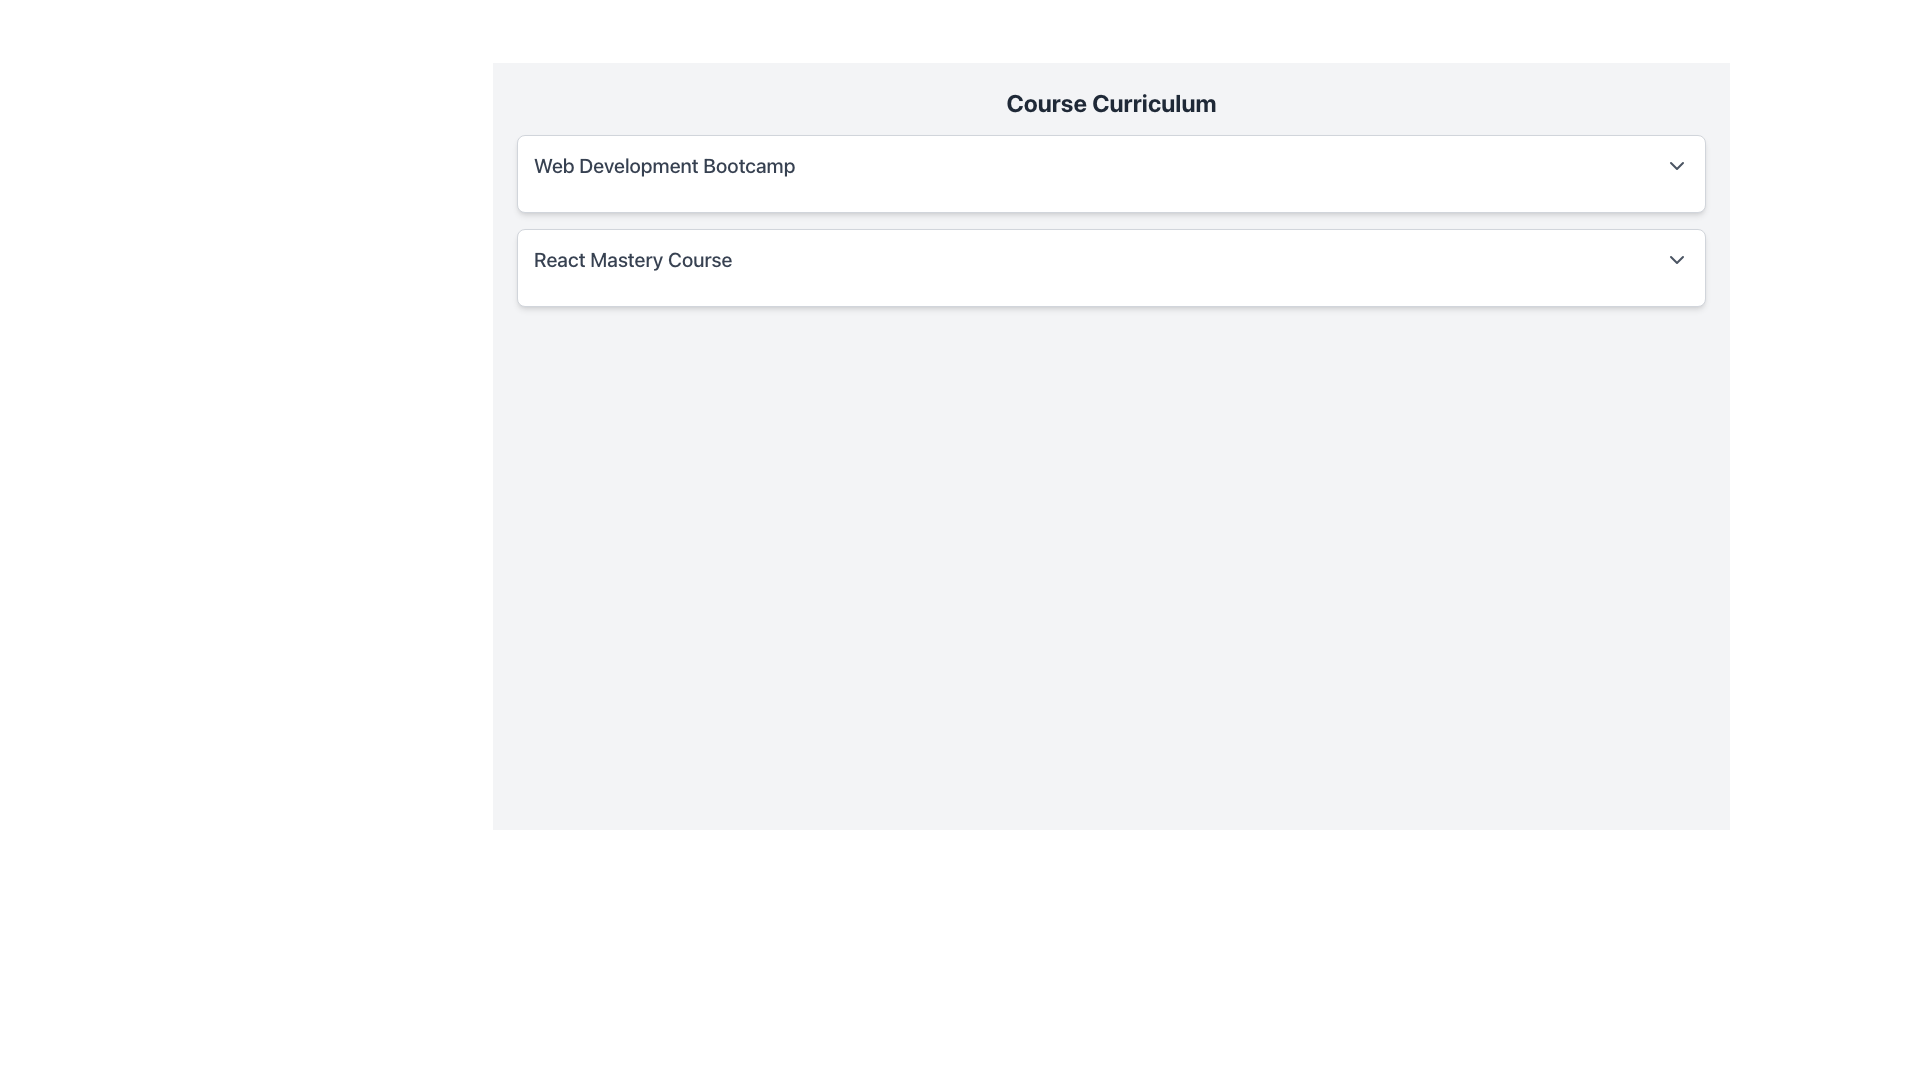 The image size is (1920, 1080). What do you see at coordinates (1110, 266) in the screenshot?
I see `the Collapsible Panel labeled 'React Mastery Course'` at bounding box center [1110, 266].